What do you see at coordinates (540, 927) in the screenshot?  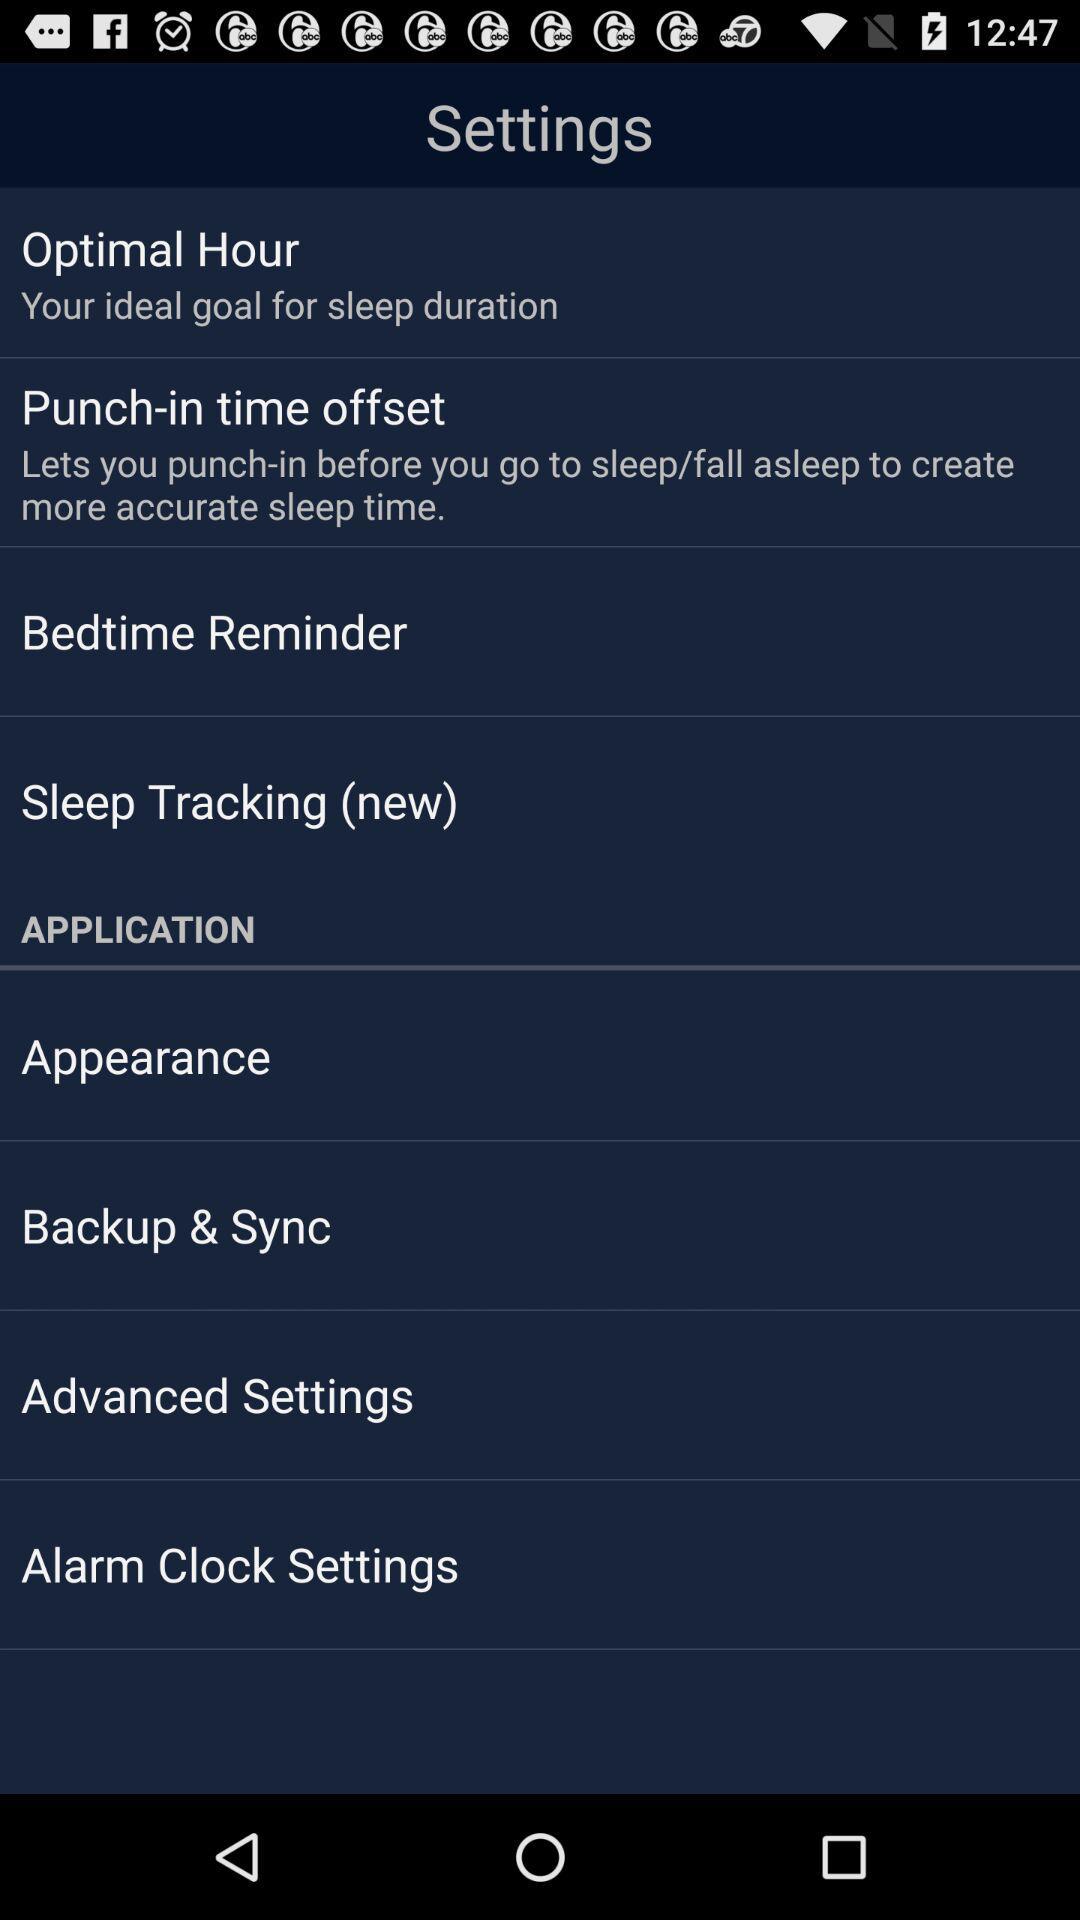 I see `item above the appearance item` at bounding box center [540, 927].